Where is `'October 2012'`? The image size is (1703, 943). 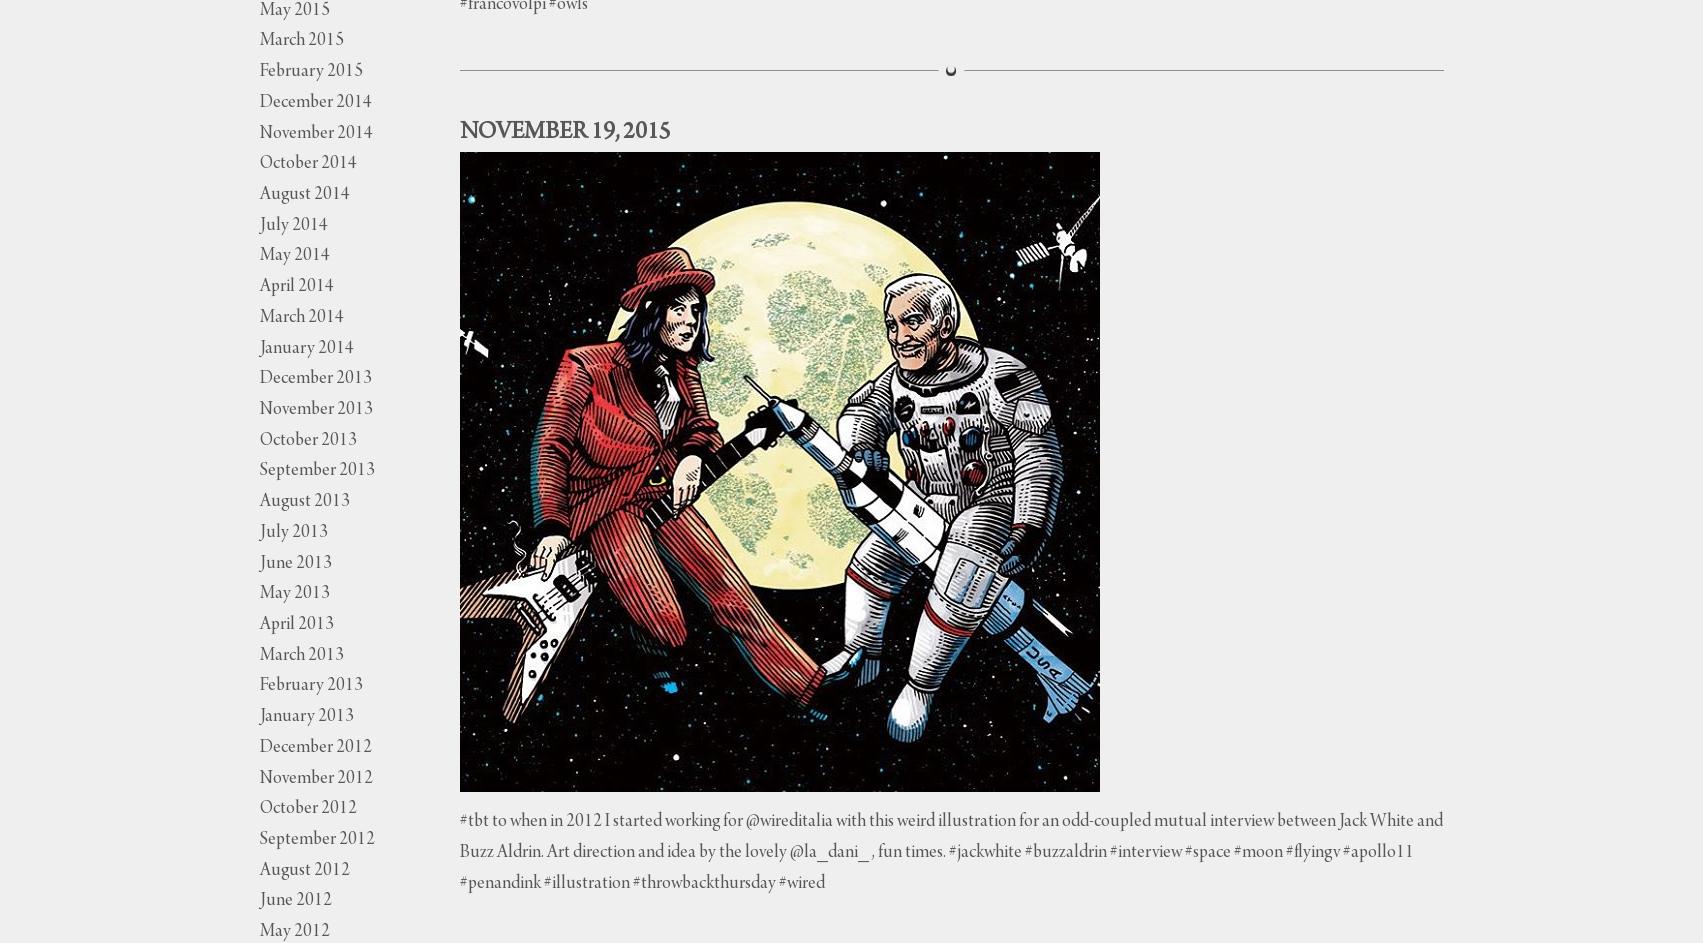
'October 2012' is located at coordinates (258, 808).